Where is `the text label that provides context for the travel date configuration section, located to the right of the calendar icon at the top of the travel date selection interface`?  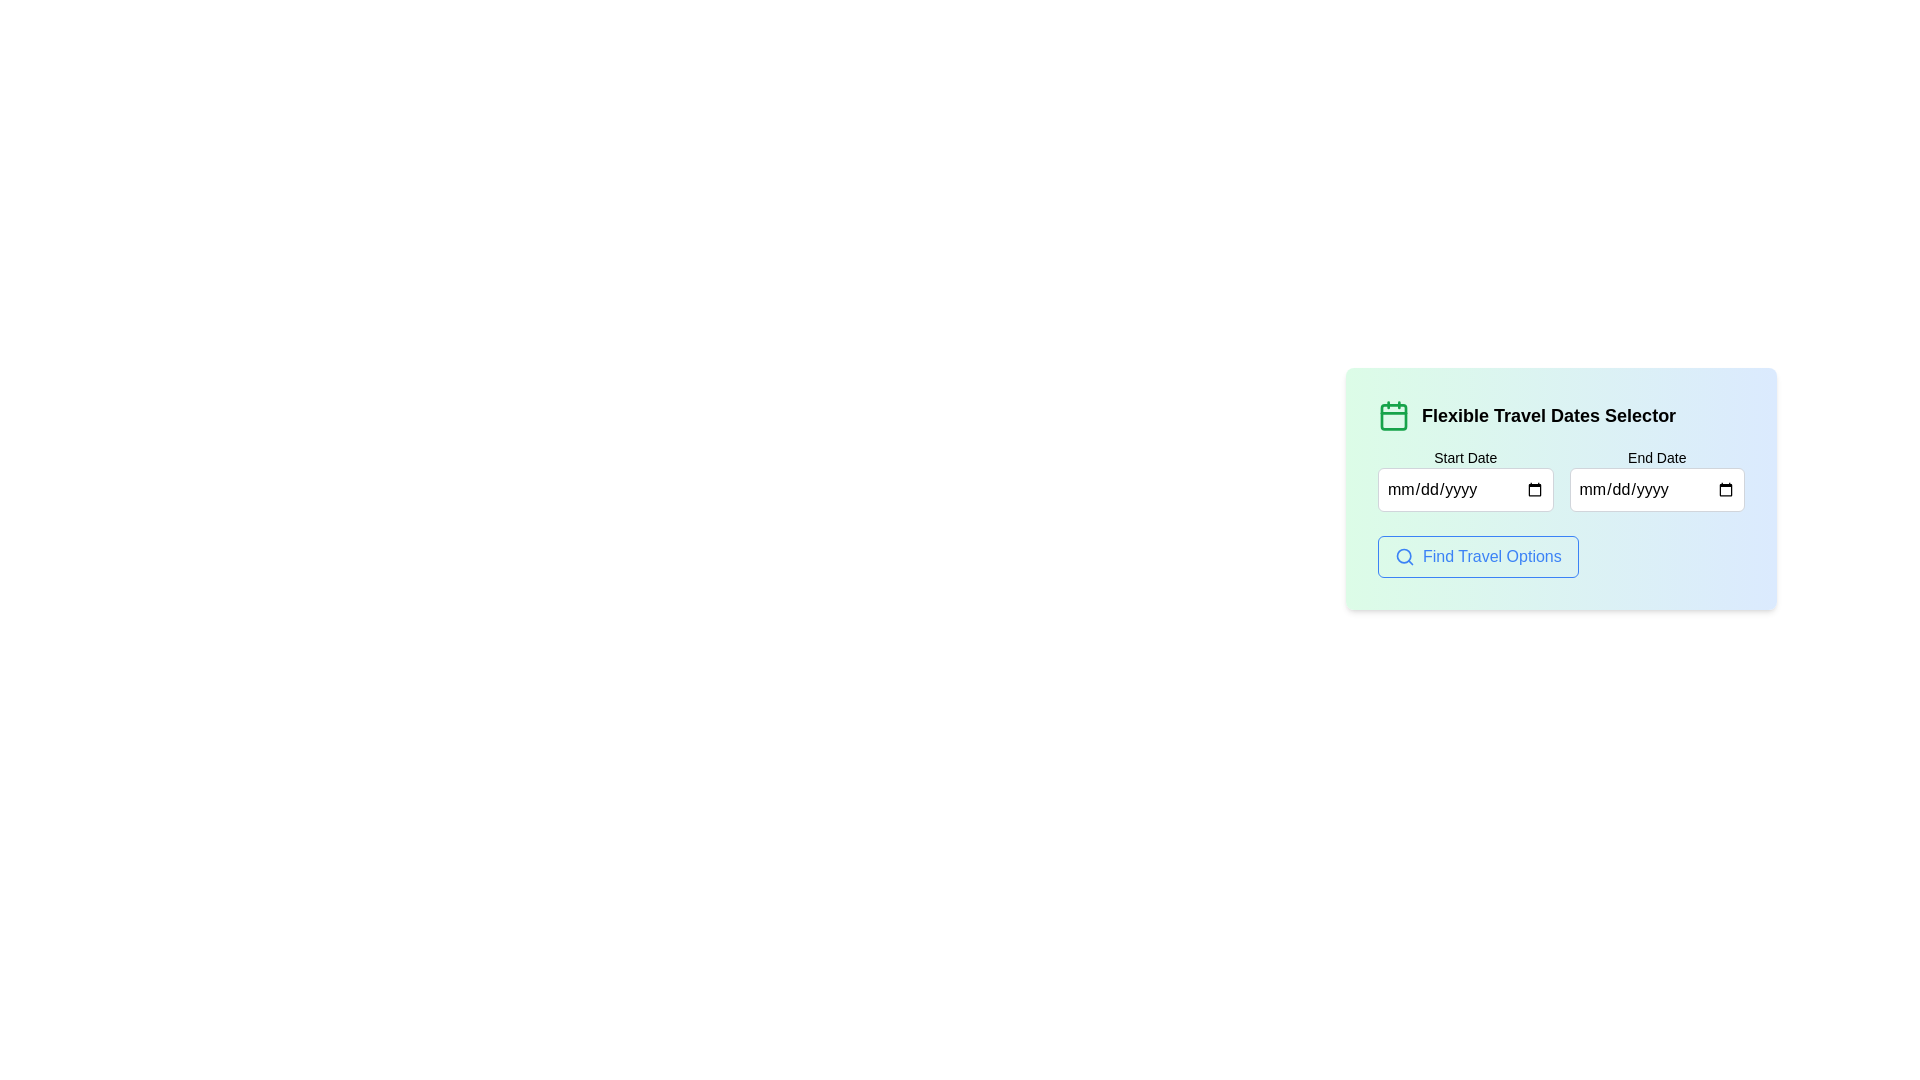 the text label that provides context for the travel date configuration section, located to the right of the calendar icon at the top of the travel date selection interface is located at coordinates (1548, 415).